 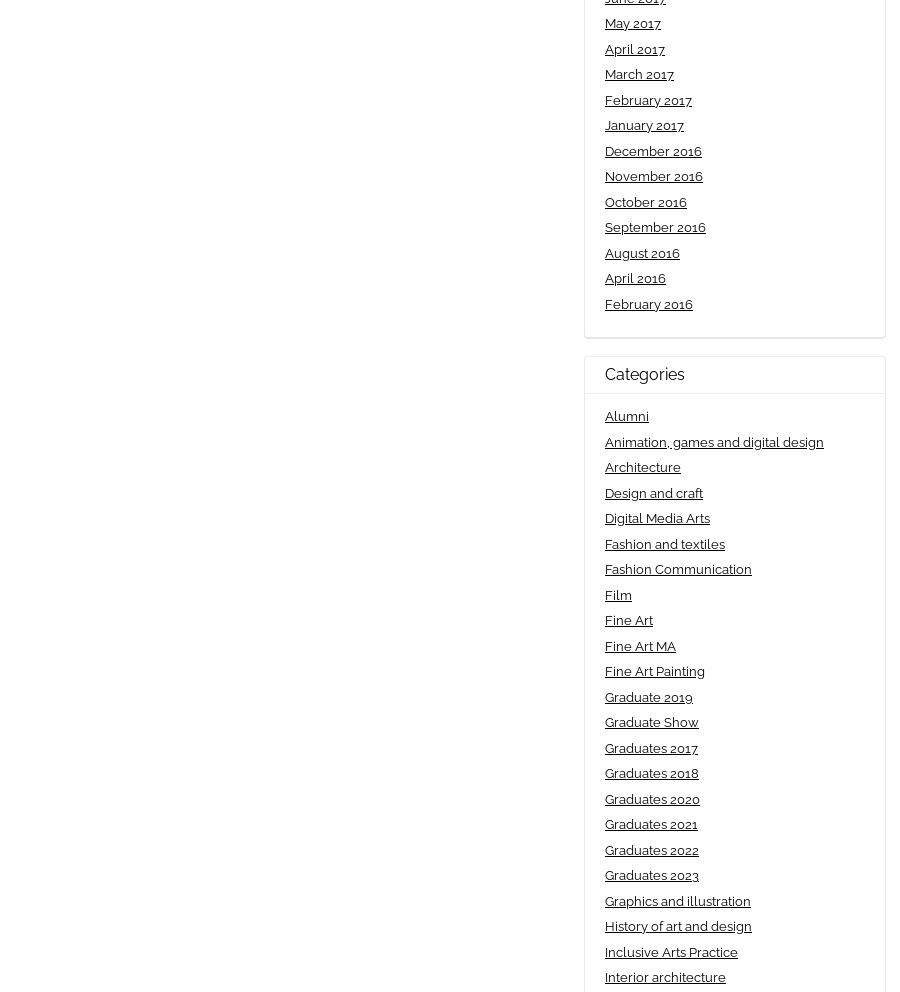 What do you see at coordinates (652, 798) in the screenshot?
I see `'Graduates 2020'` at bounding box center [652, 798].